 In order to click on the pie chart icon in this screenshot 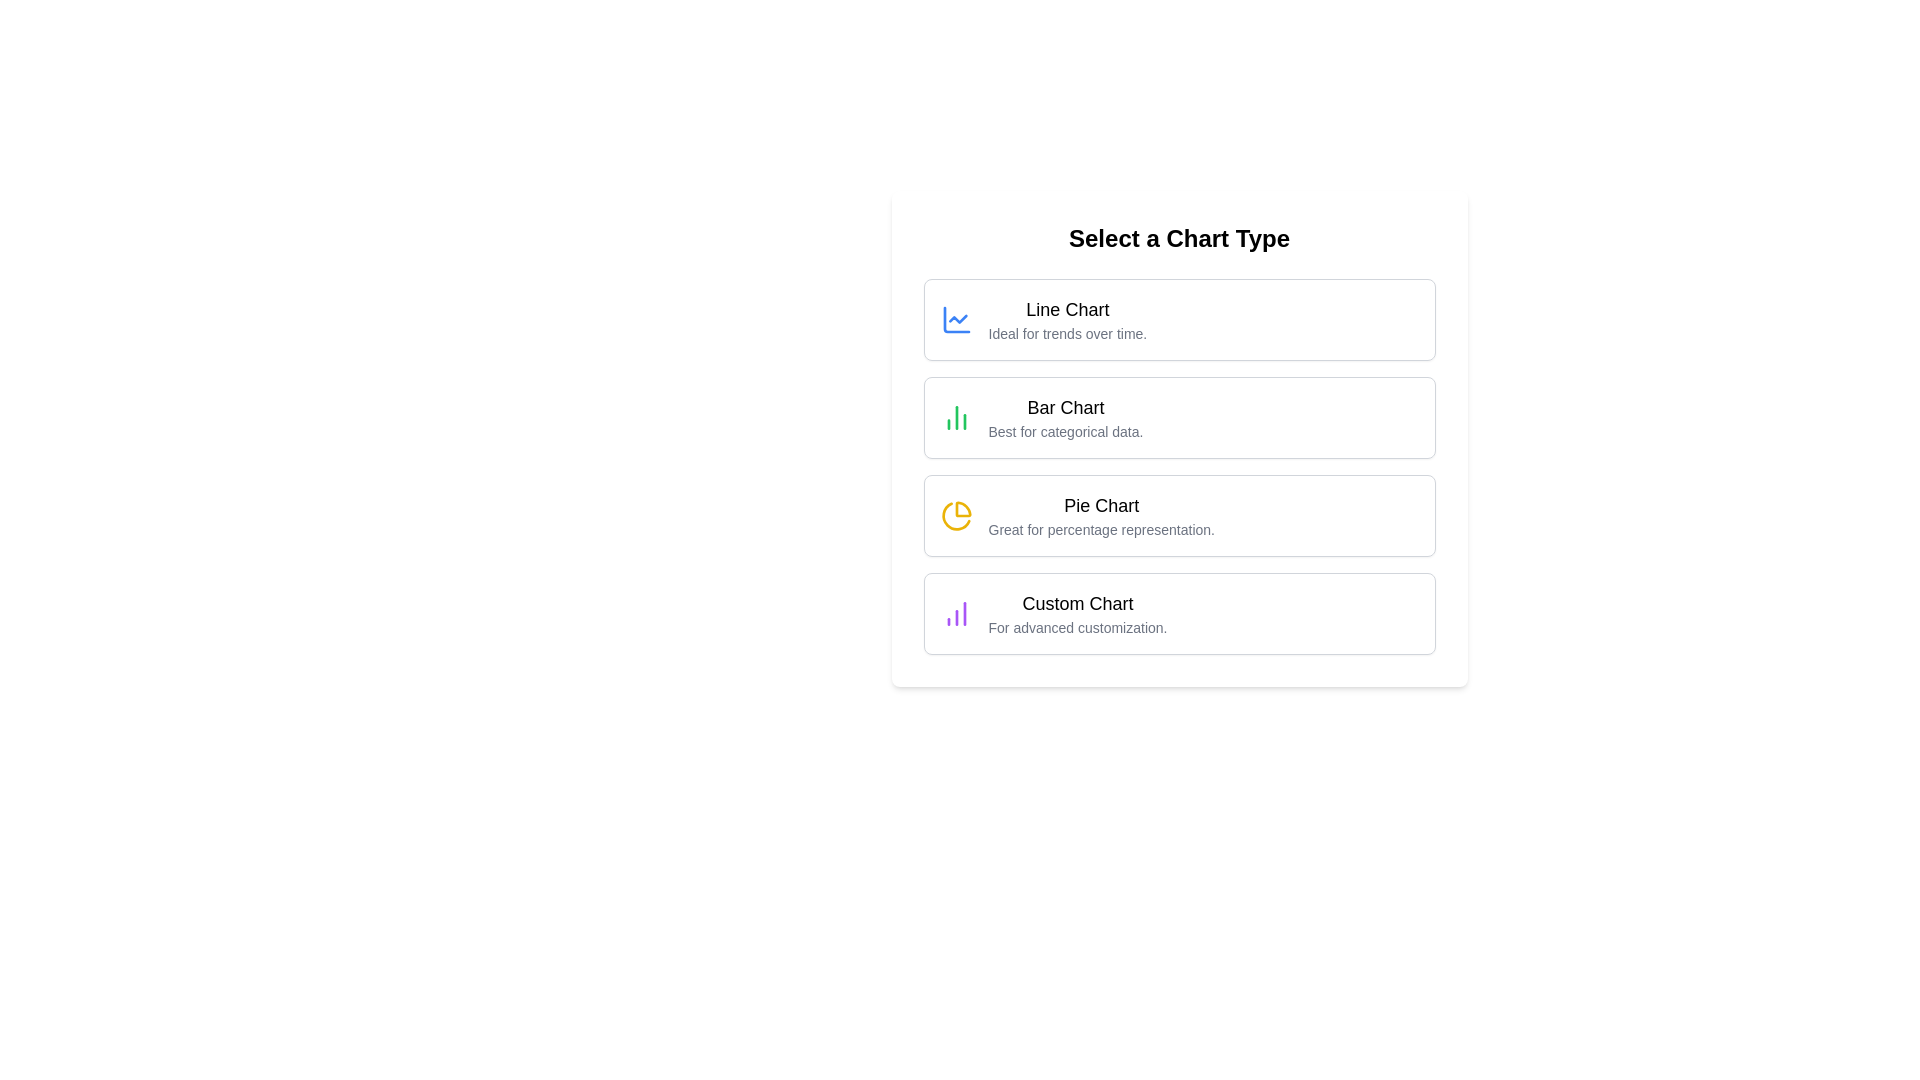, I will do `click(955, 515)`.